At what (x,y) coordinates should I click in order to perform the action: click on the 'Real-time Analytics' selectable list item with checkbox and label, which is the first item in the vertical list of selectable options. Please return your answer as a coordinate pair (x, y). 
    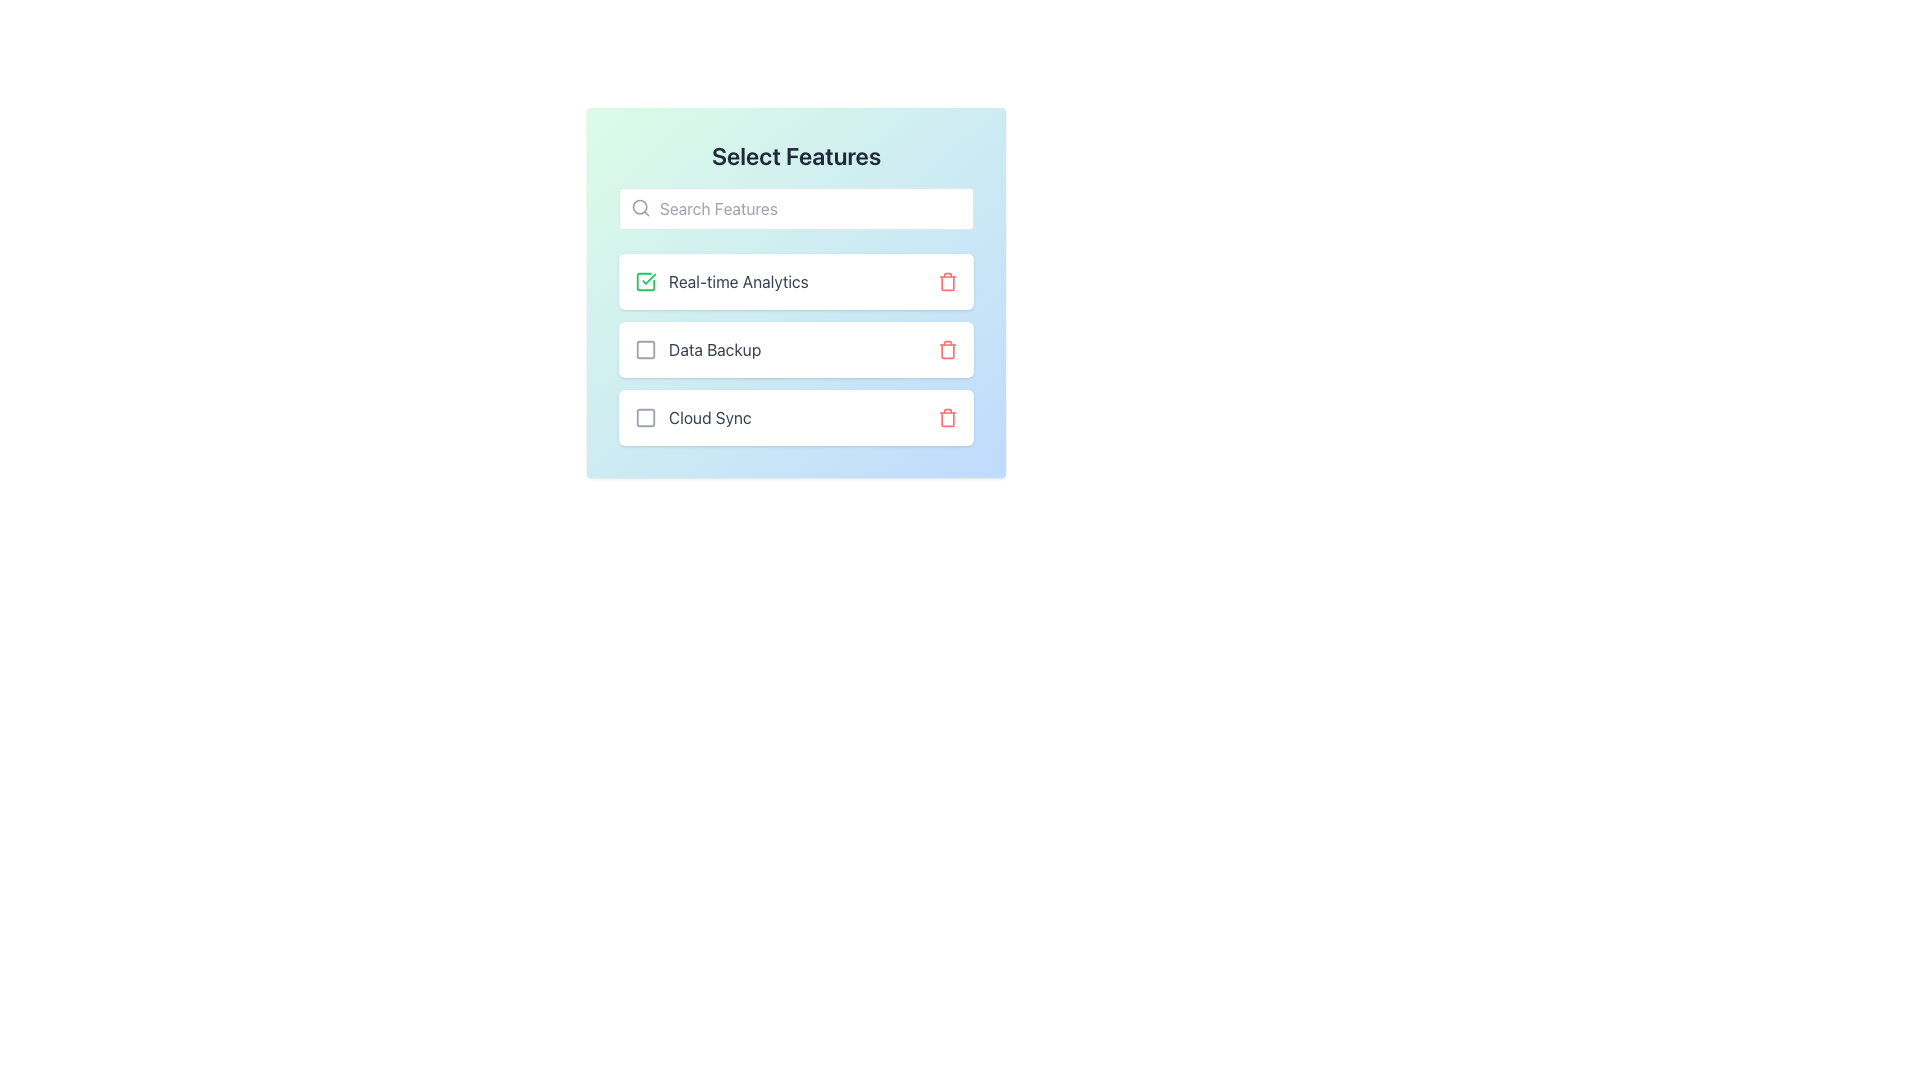
    Looking at the image, I should click on (720, 281).